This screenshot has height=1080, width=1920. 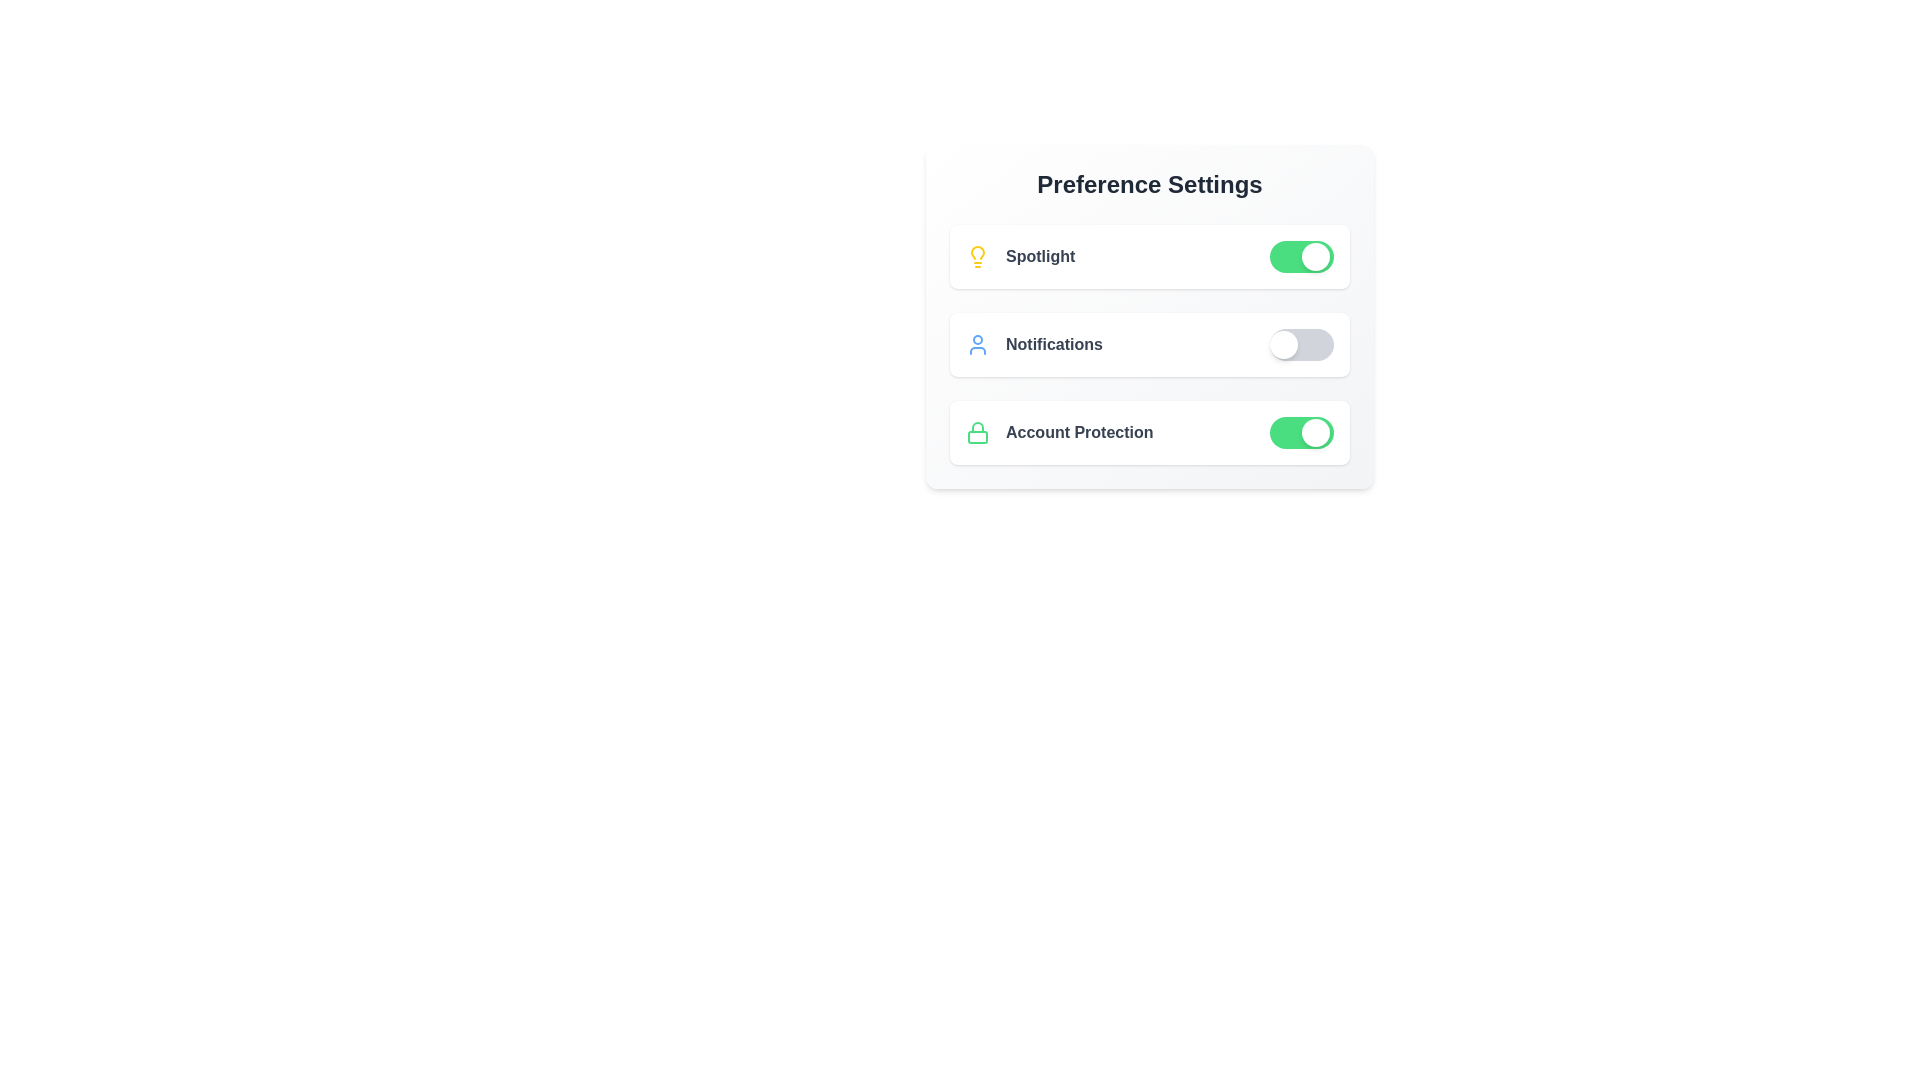 What do you see at coordinates (1301, 343) in the screenshot?
I see `the 'Notifications' switch to toggle its state` at bounding box center [1301, 343].